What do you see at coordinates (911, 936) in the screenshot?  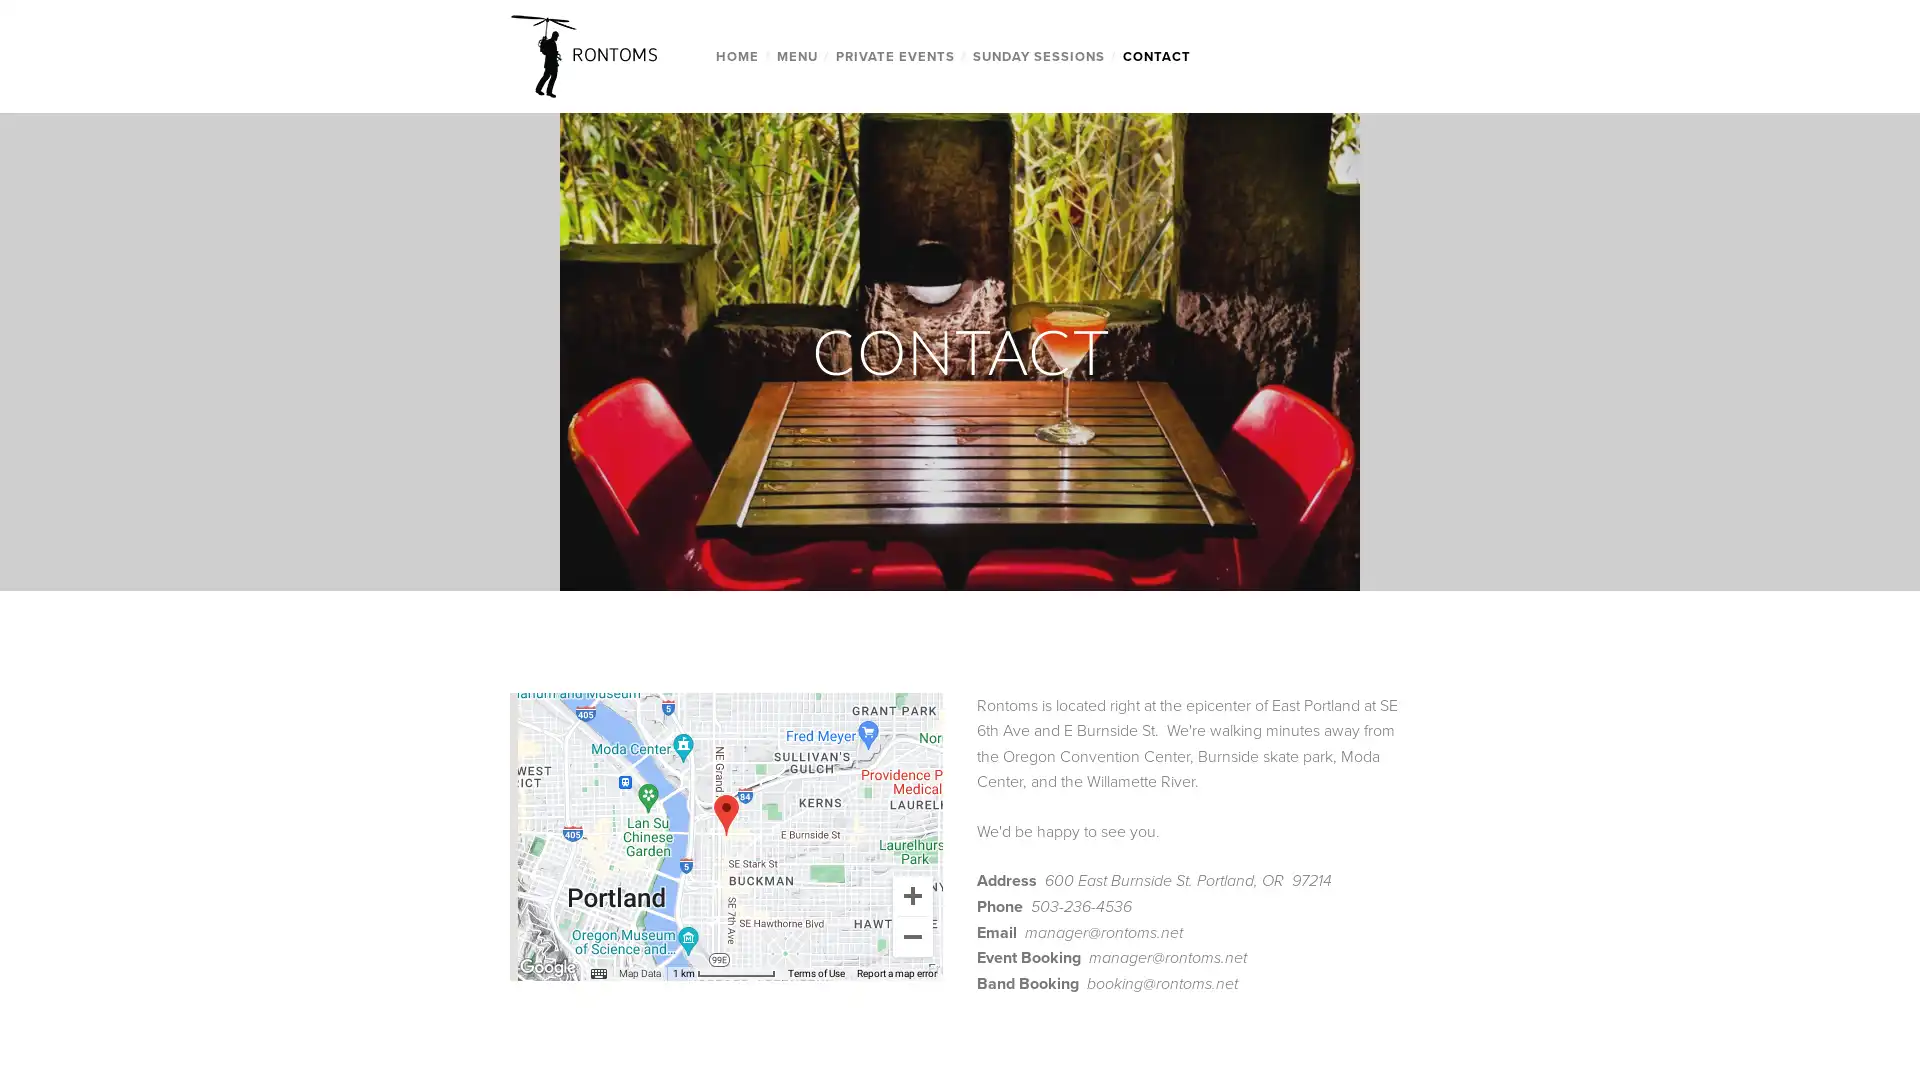 I see `Zoom out` at bounding box center [911, 936].